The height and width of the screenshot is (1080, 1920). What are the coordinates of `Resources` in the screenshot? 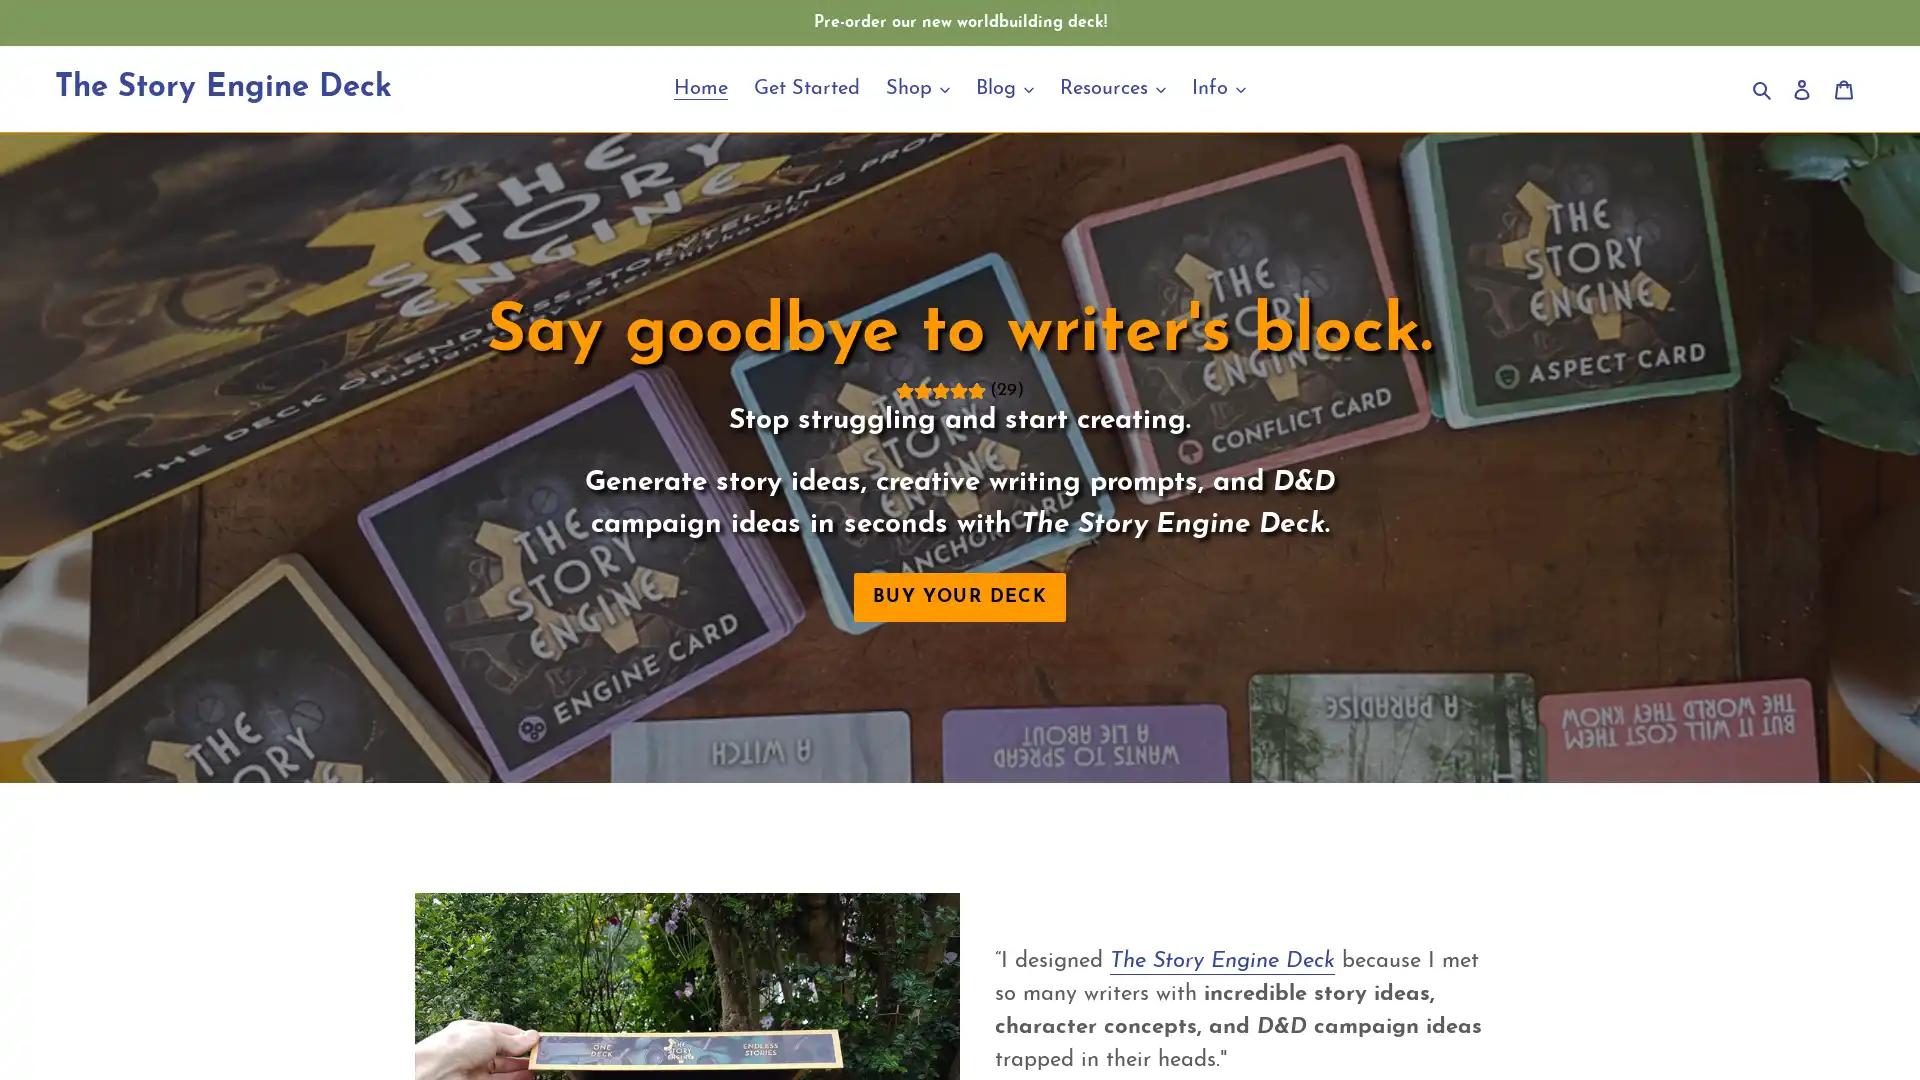 It's located at (1112, 87).